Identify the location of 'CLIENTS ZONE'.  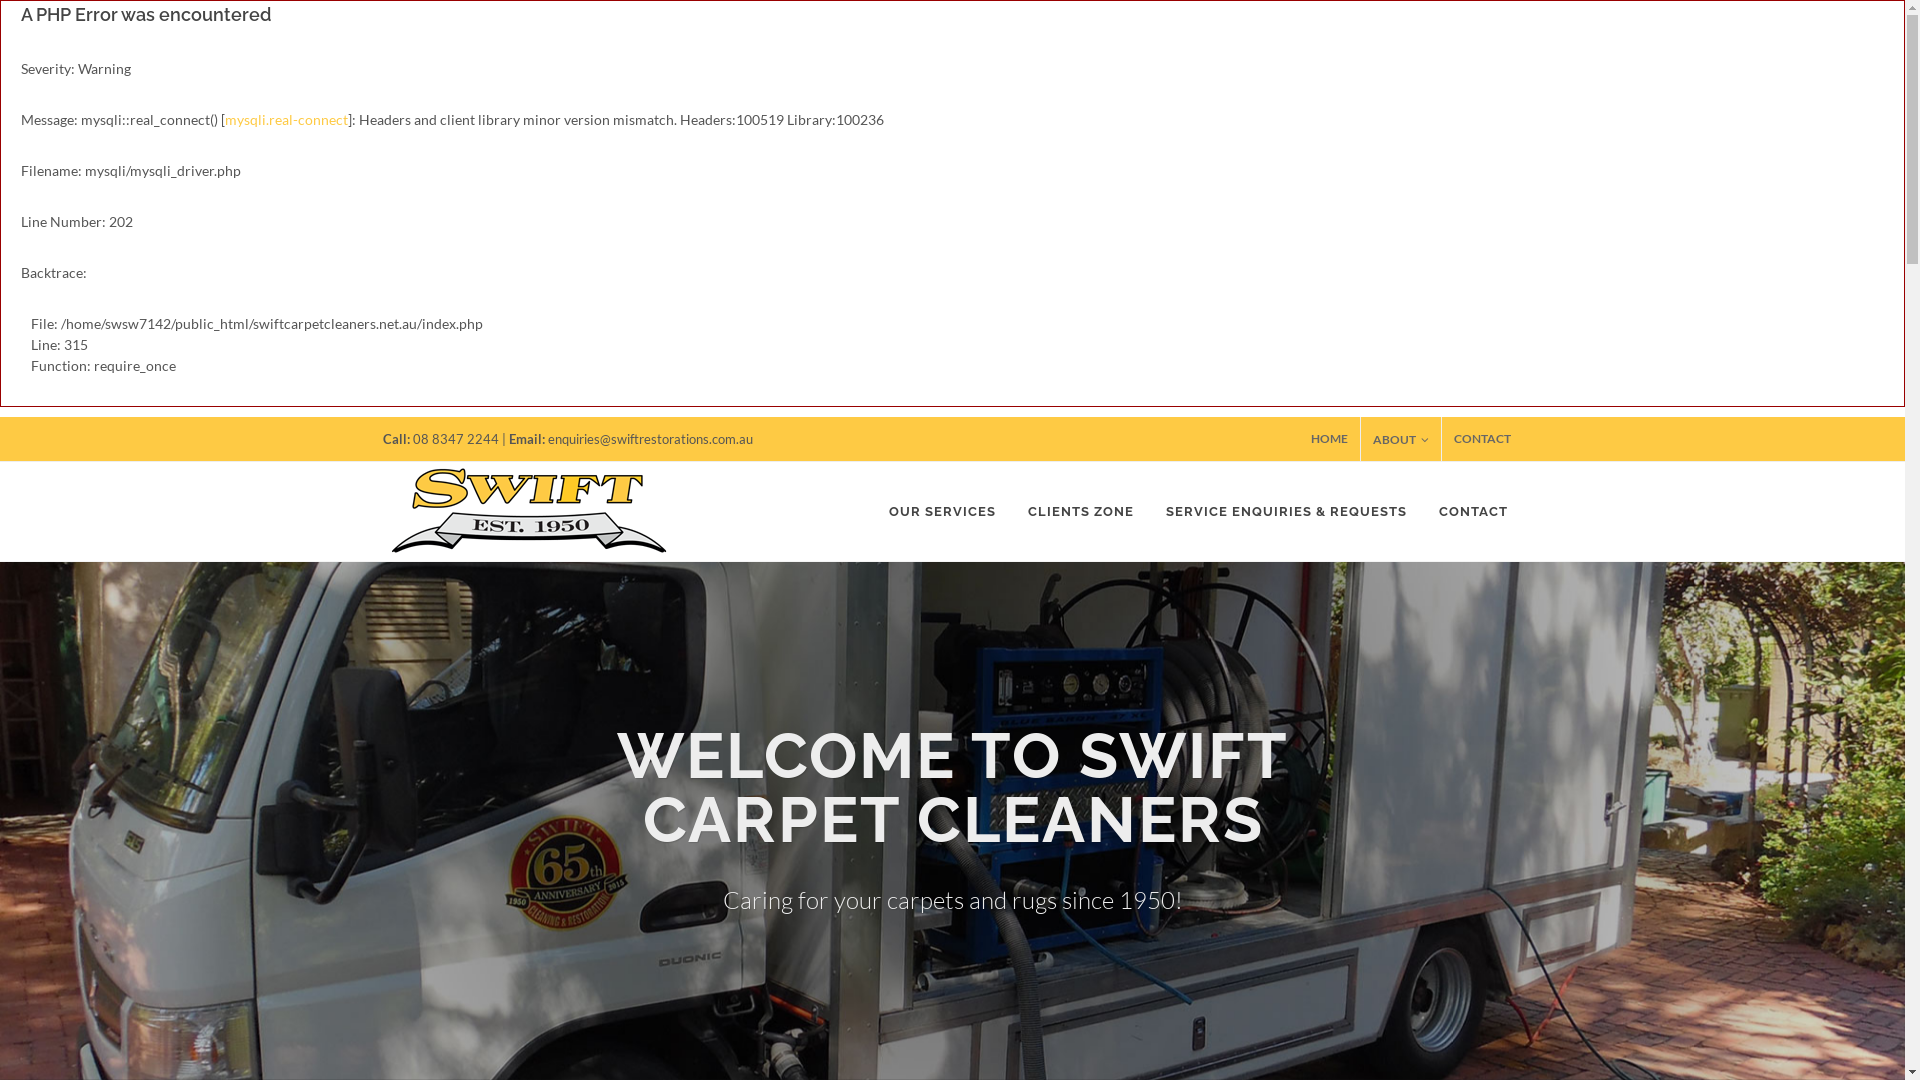
(1079, 511).